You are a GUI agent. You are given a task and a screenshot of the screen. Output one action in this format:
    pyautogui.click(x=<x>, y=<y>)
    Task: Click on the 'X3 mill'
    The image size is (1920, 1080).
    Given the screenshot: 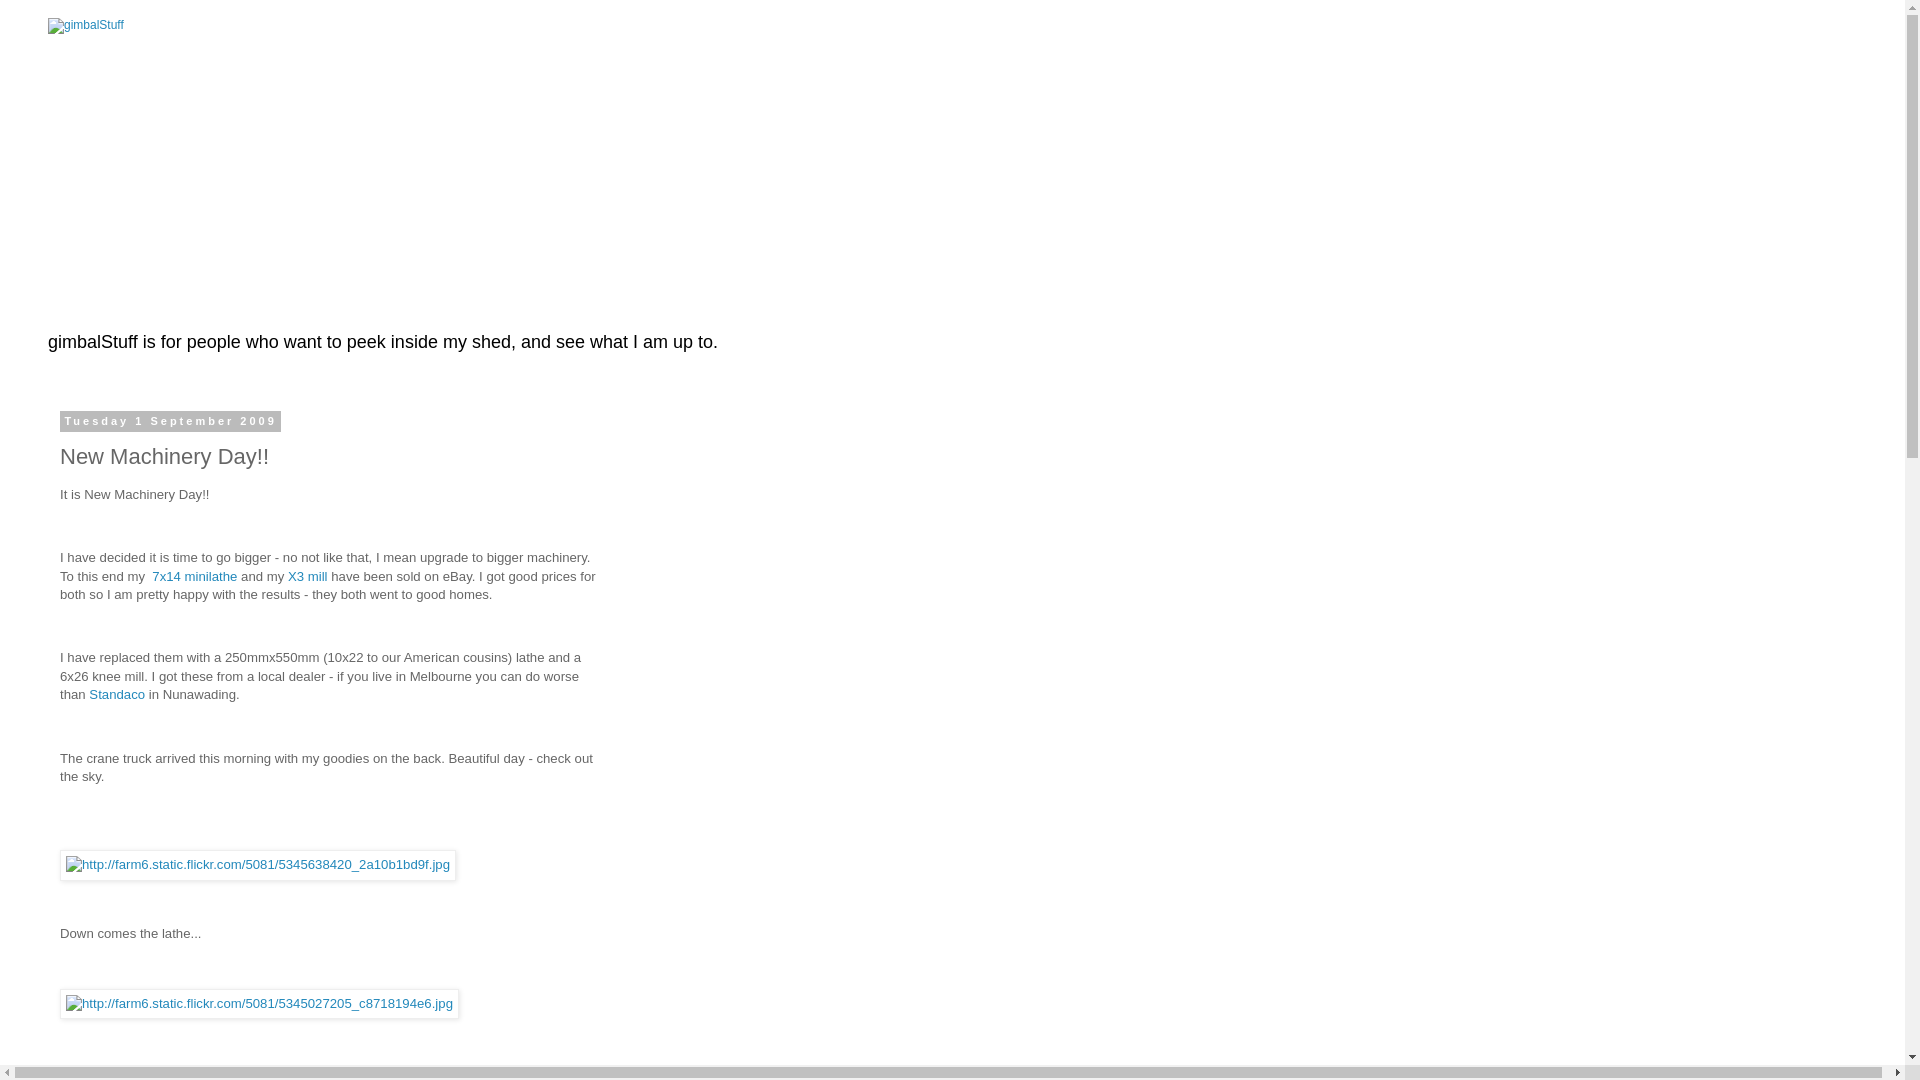 What is the action you would take?
    pyautogui.click(x=306, y=576)
    